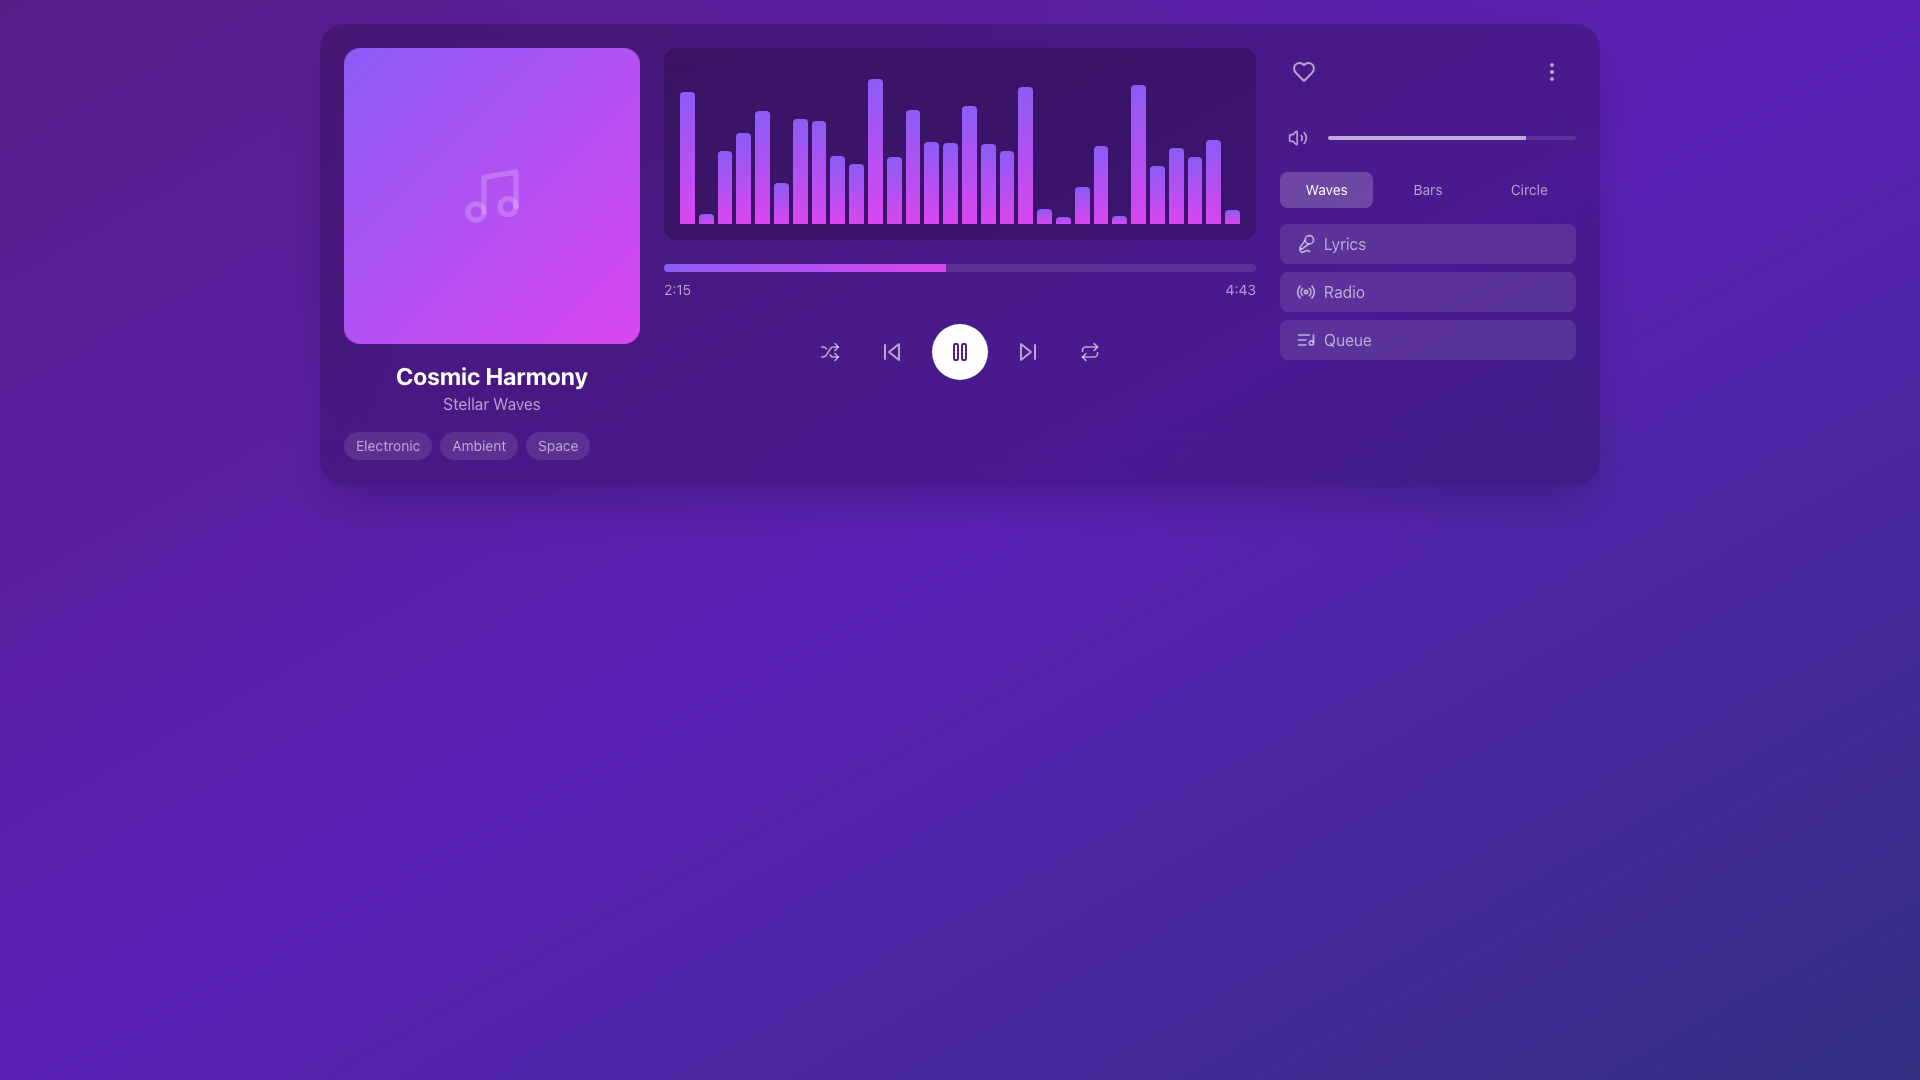 The height and width of the screenshot is (1080, 1920). Describe the element at coordinates (388, 445) in the screenshot. I see `the 'Electronic' category button, which is a pill-shaped button with light gray text on a semi-transparent dark background, located in the lower left region of the album section` at that location.